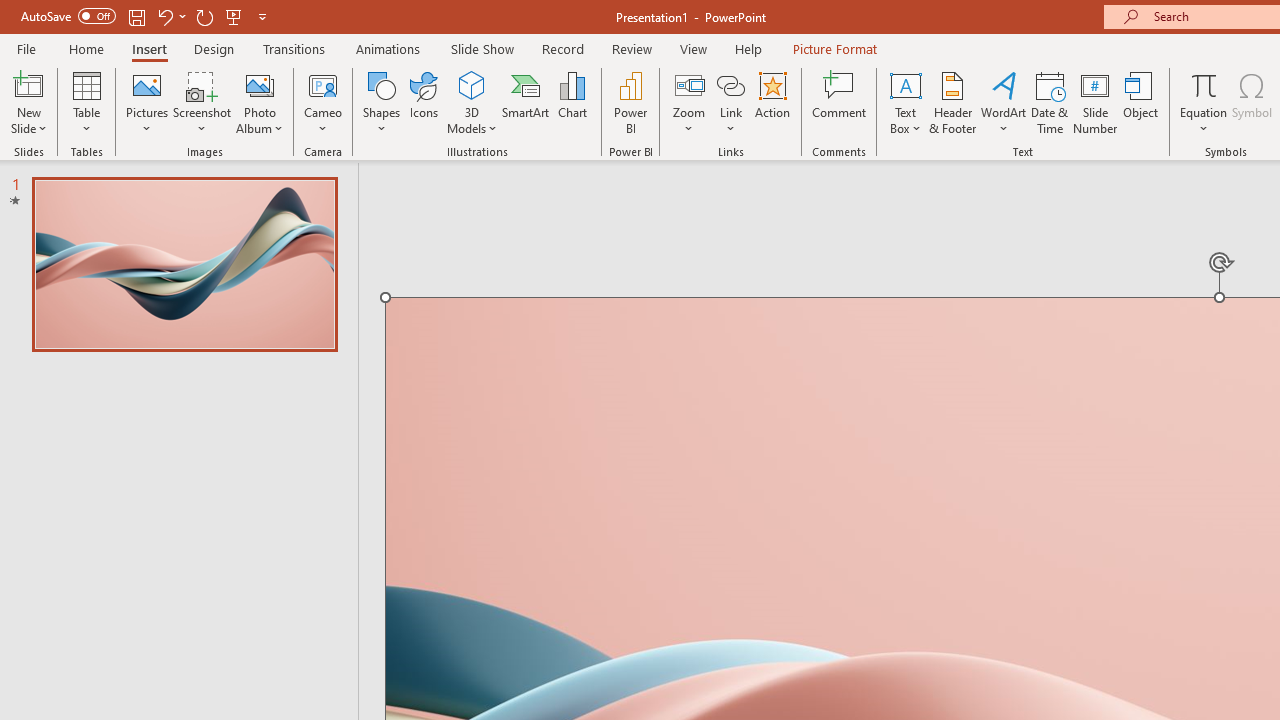 The width and height of the screenshot is (1280, 720). I want to click on 'Action', so click(772, 103).